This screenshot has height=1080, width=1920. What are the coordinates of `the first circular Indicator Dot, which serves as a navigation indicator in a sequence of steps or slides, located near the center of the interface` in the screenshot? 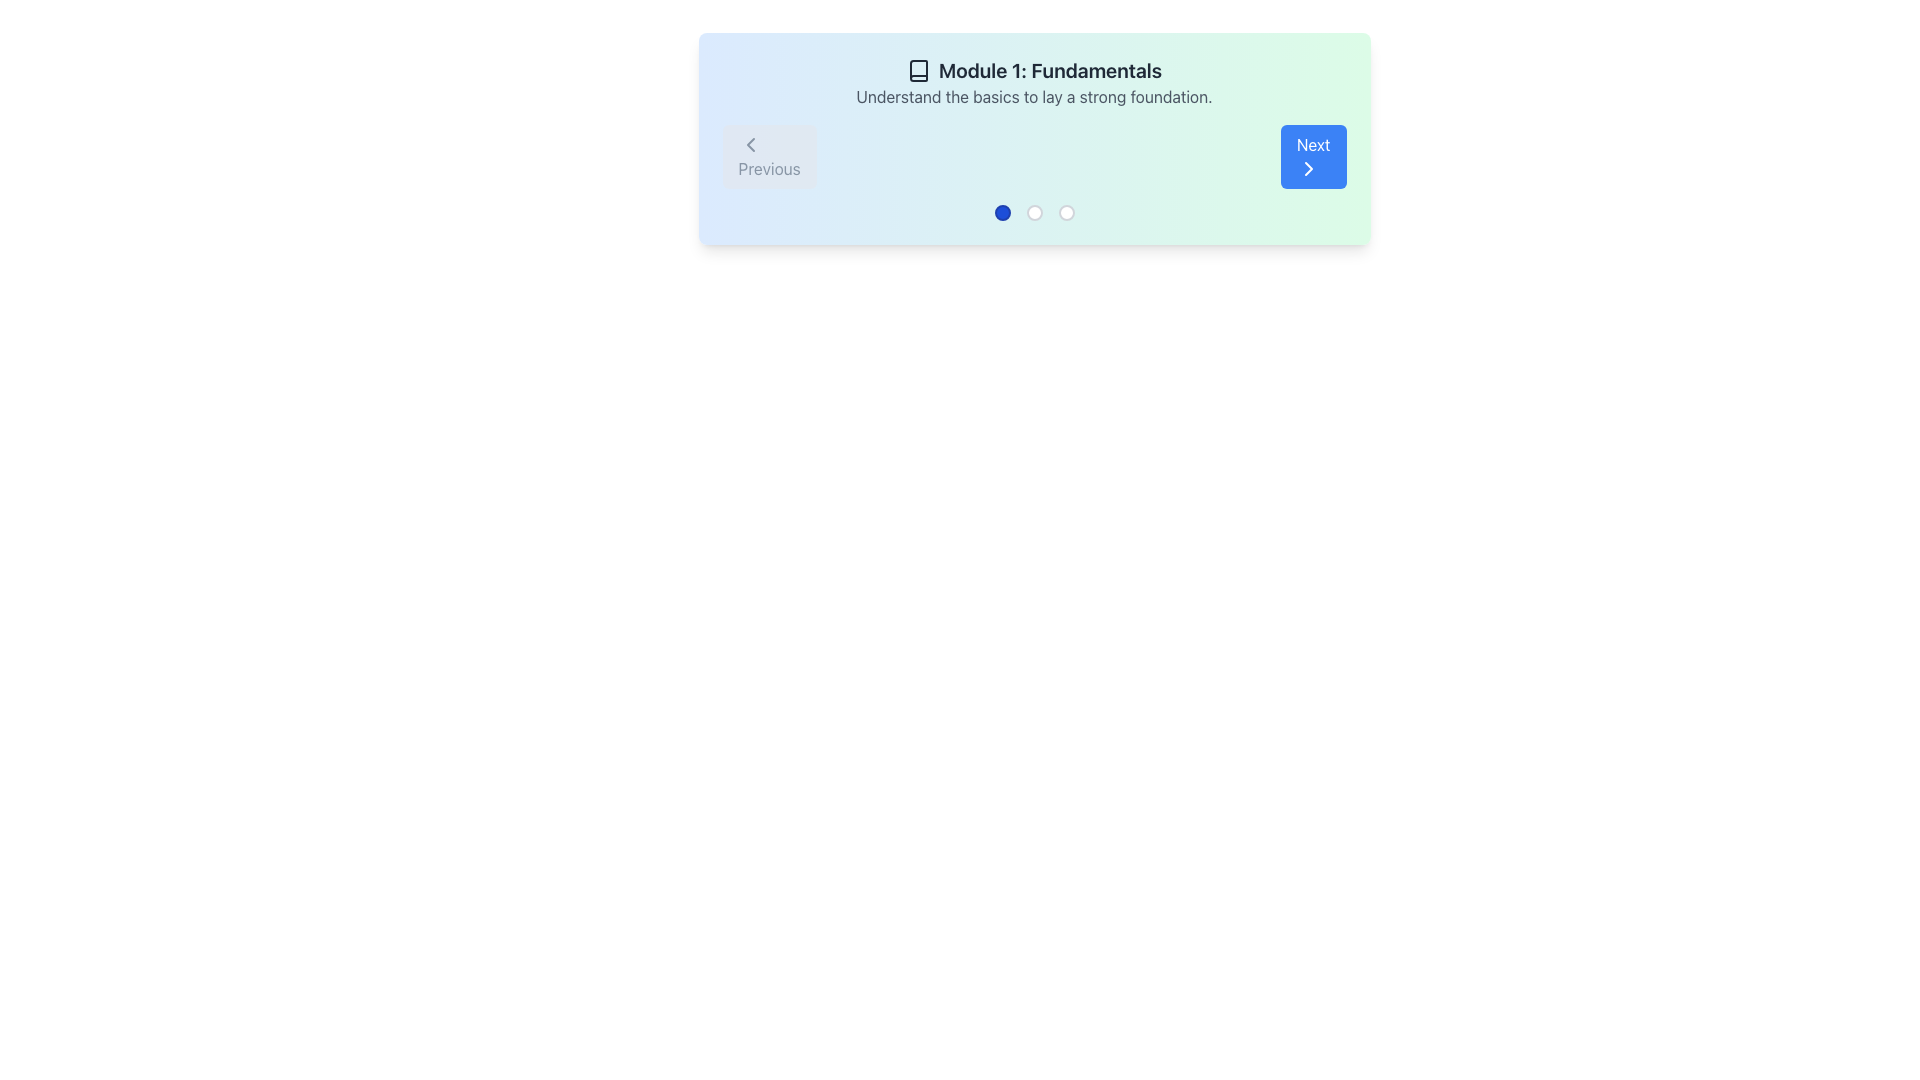 It's located at (1002, 212).